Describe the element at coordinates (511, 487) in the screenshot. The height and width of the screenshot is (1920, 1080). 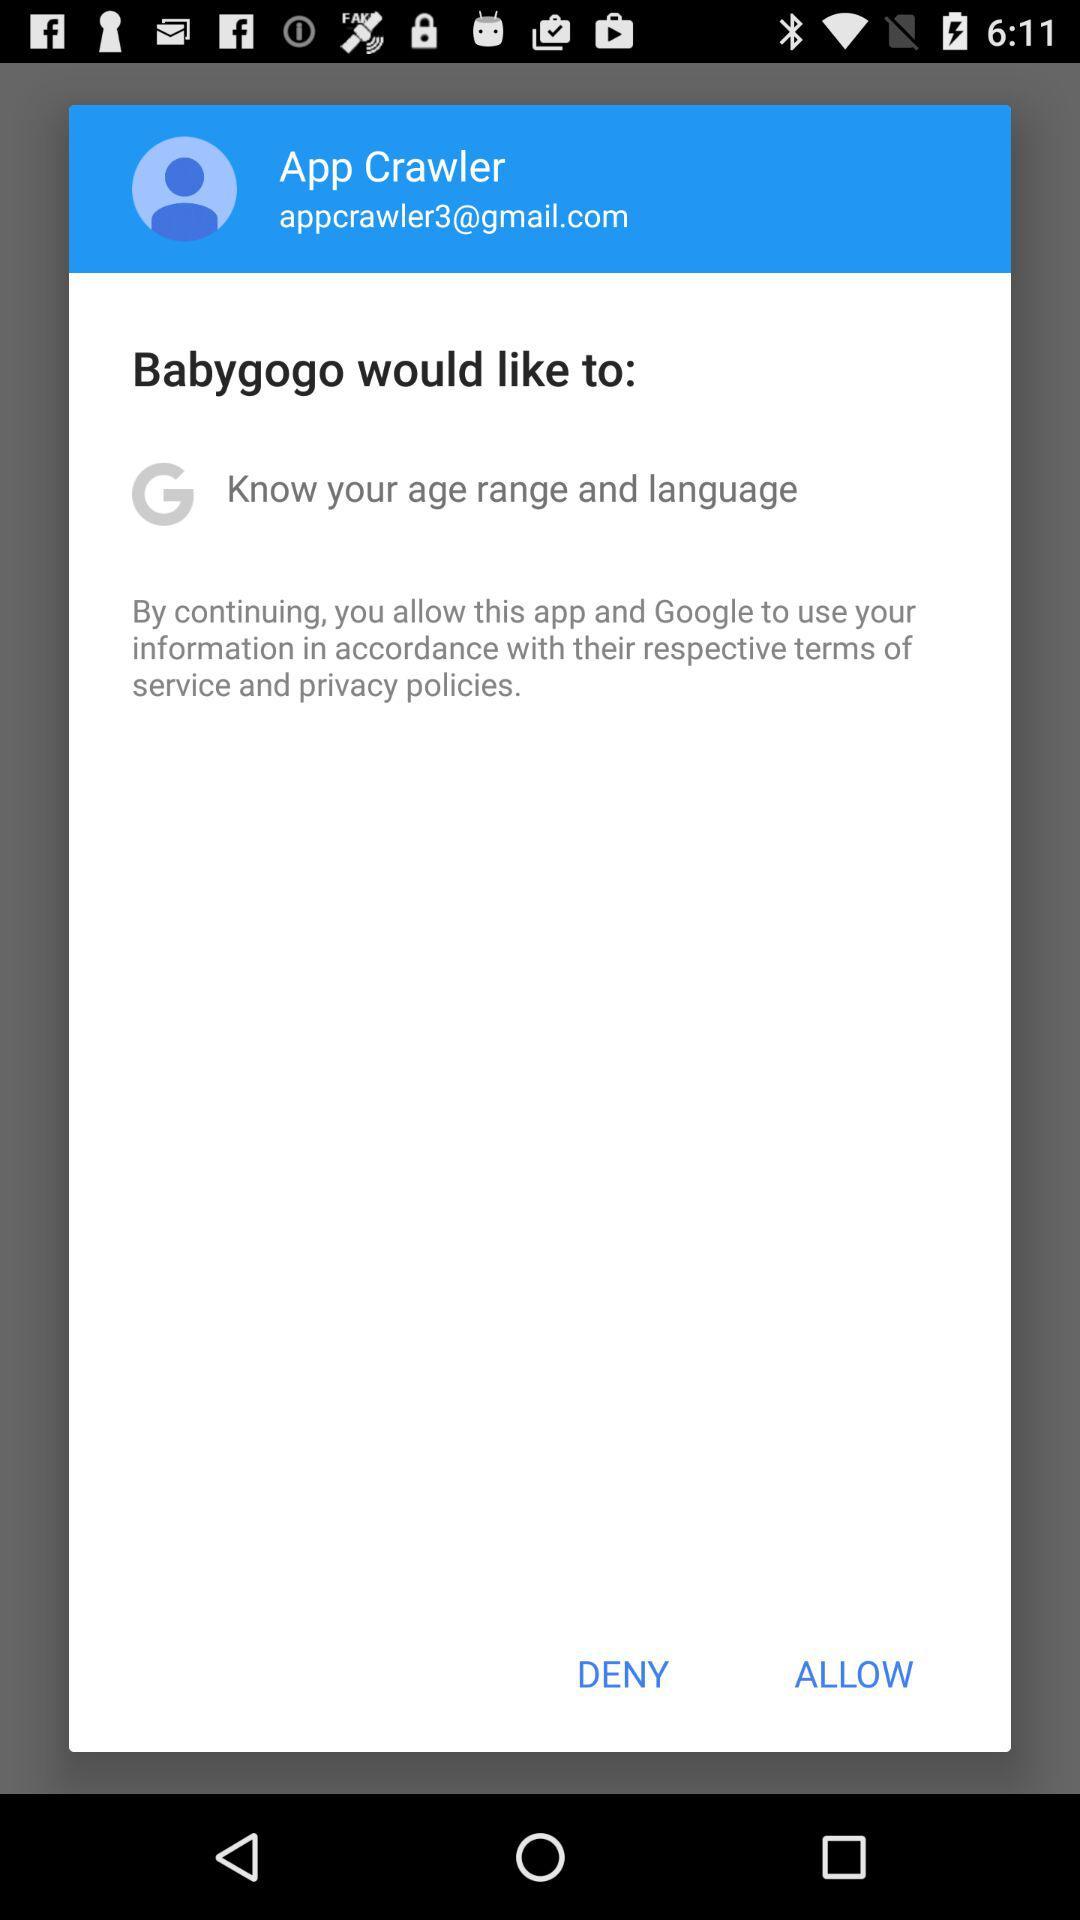
I see `know your age app` at that location.